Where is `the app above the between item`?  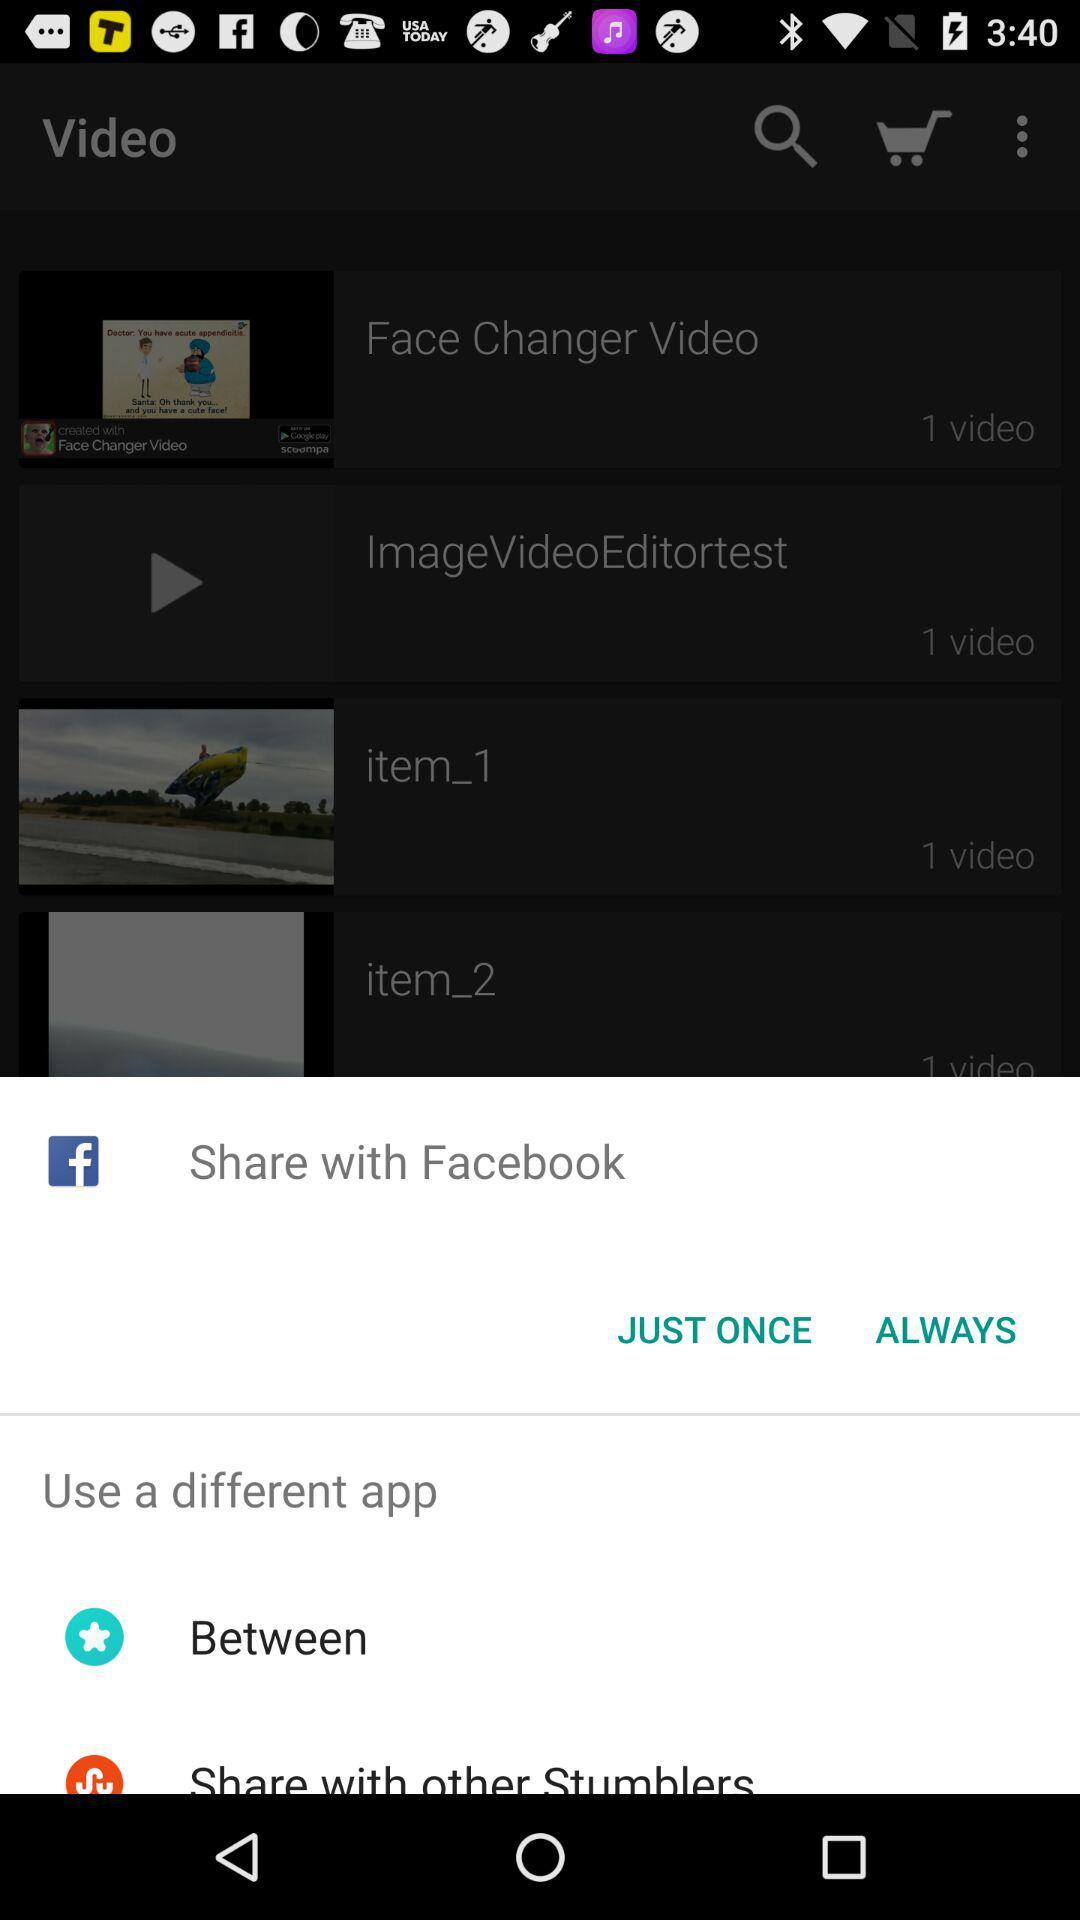
the app above the between item is located at coordinates (540, 1489).